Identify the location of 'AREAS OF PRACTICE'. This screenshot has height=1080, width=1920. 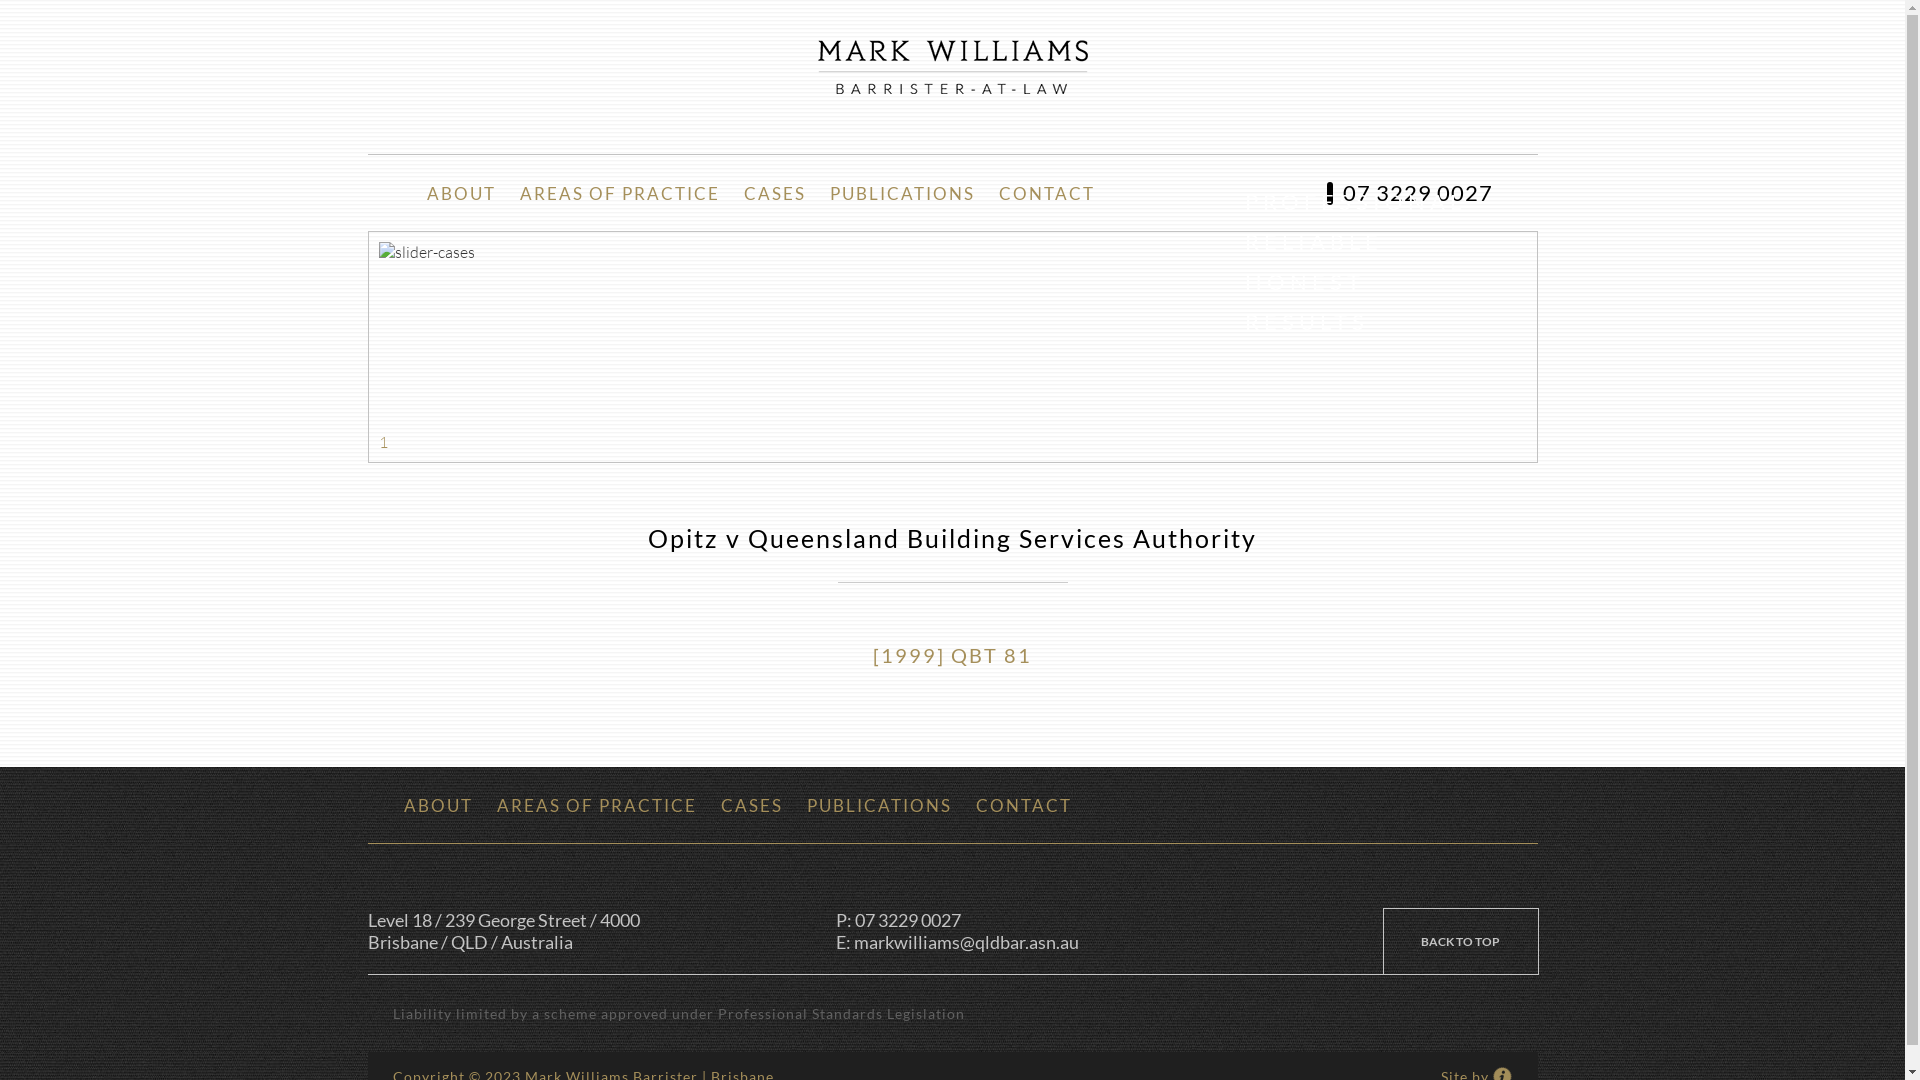
(618, 192).